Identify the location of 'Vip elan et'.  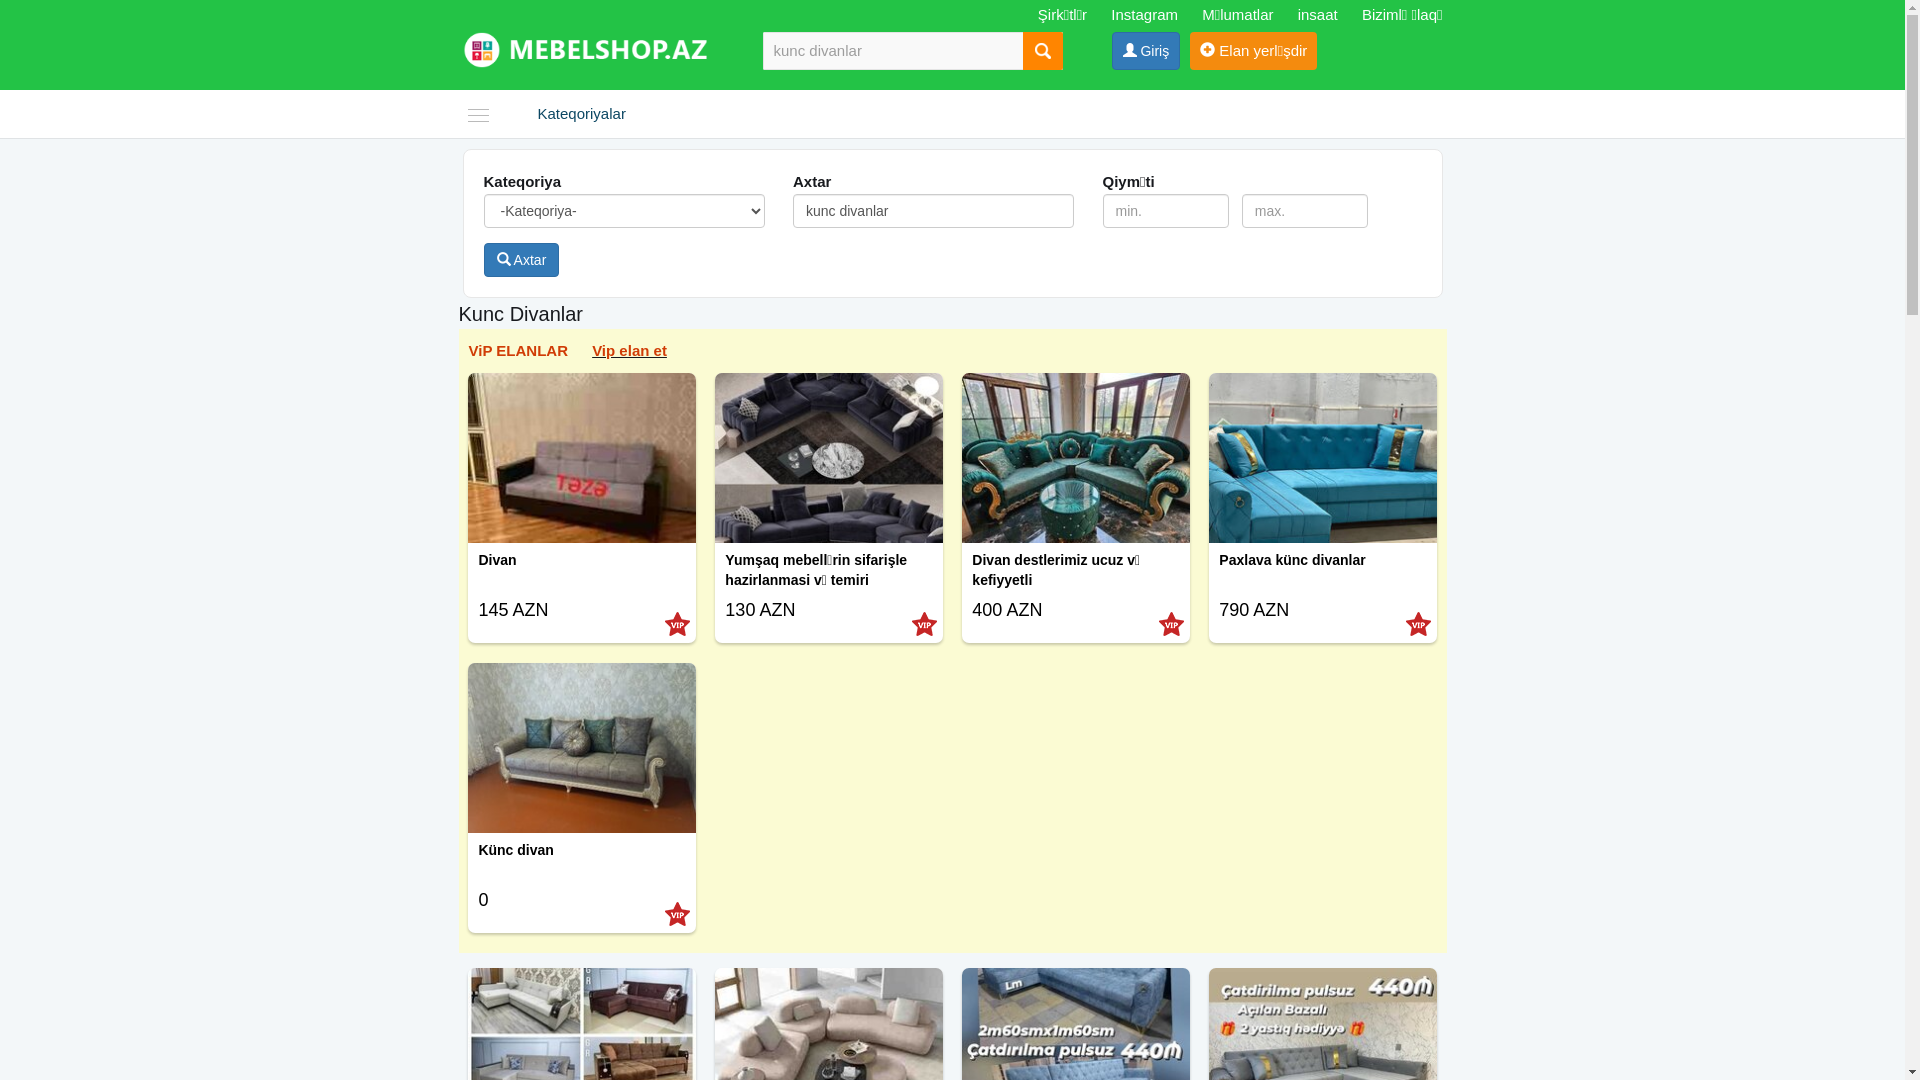
(628, 349).